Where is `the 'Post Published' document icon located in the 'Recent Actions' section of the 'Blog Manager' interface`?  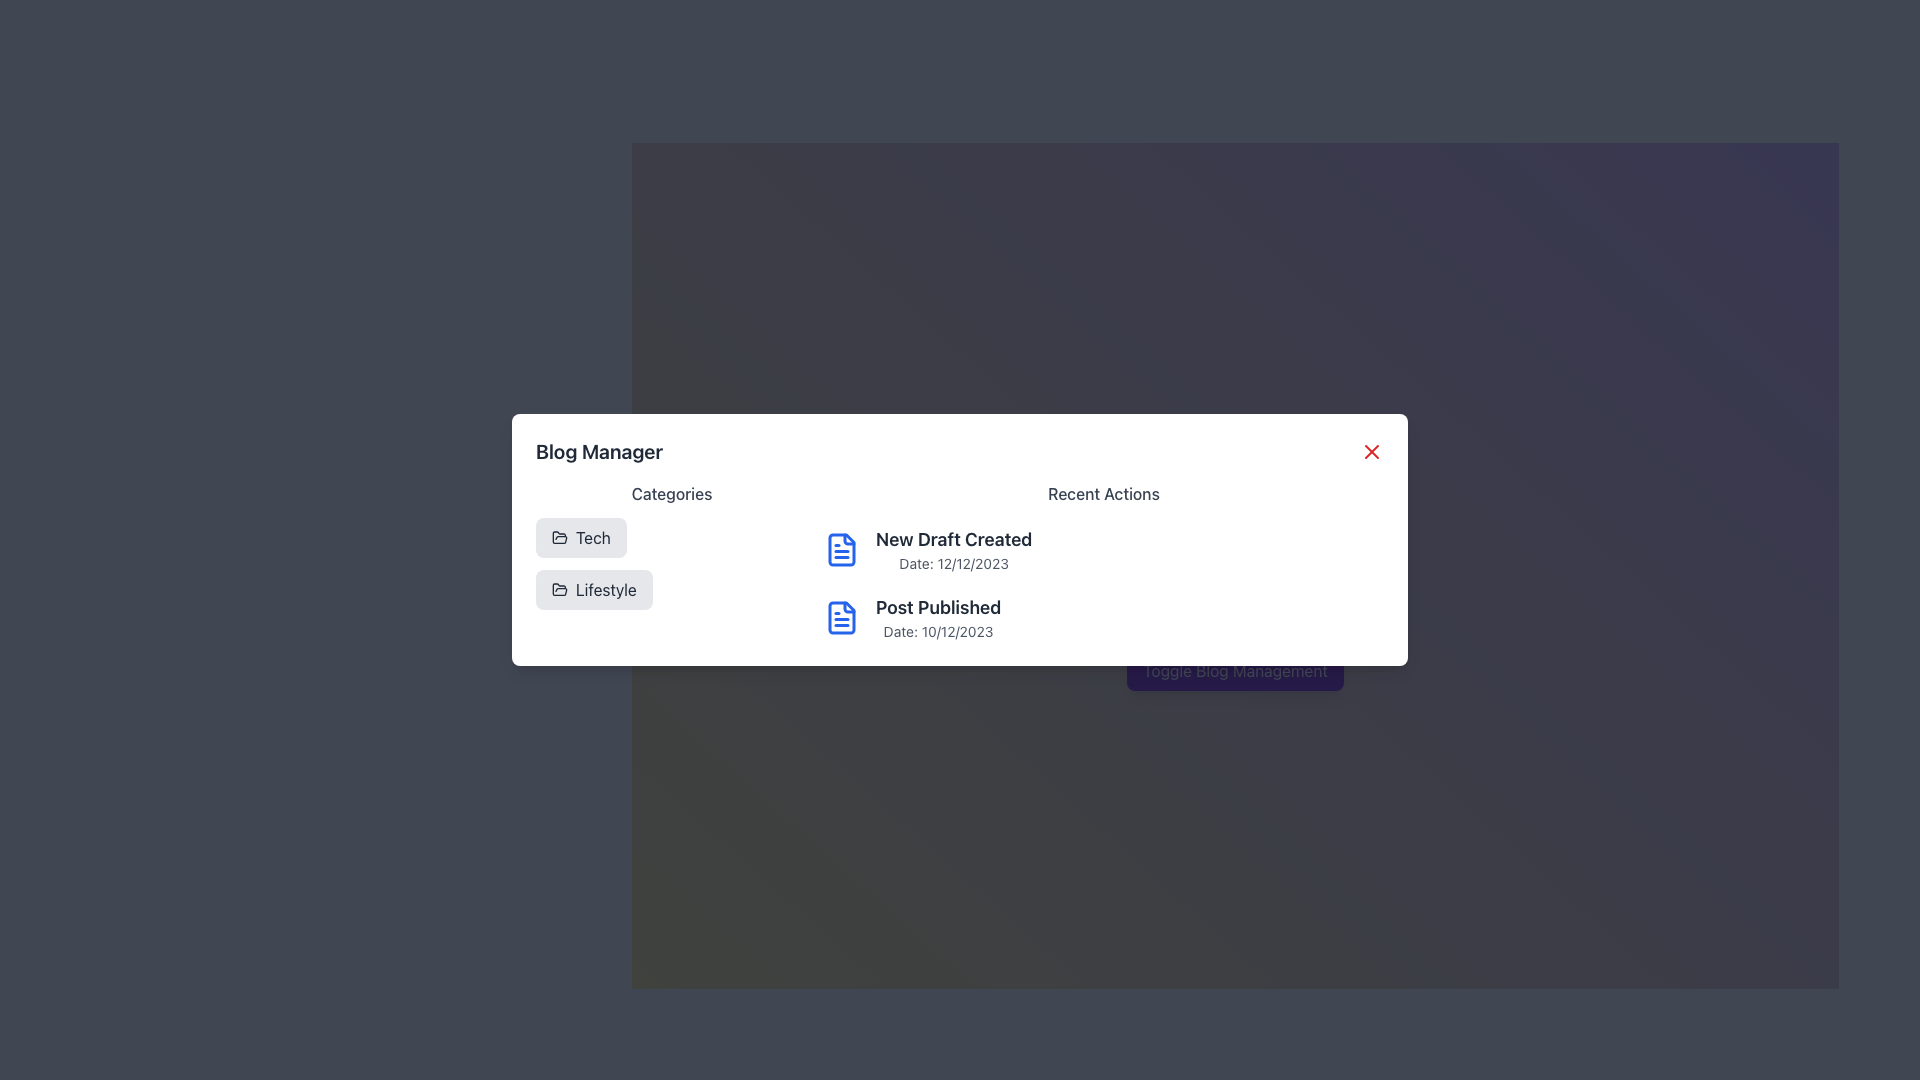
the 'Post Published' document icon located in the 'Recent Actions' section of the 'Blog Manager' interface is located at coordinates (841, 616).